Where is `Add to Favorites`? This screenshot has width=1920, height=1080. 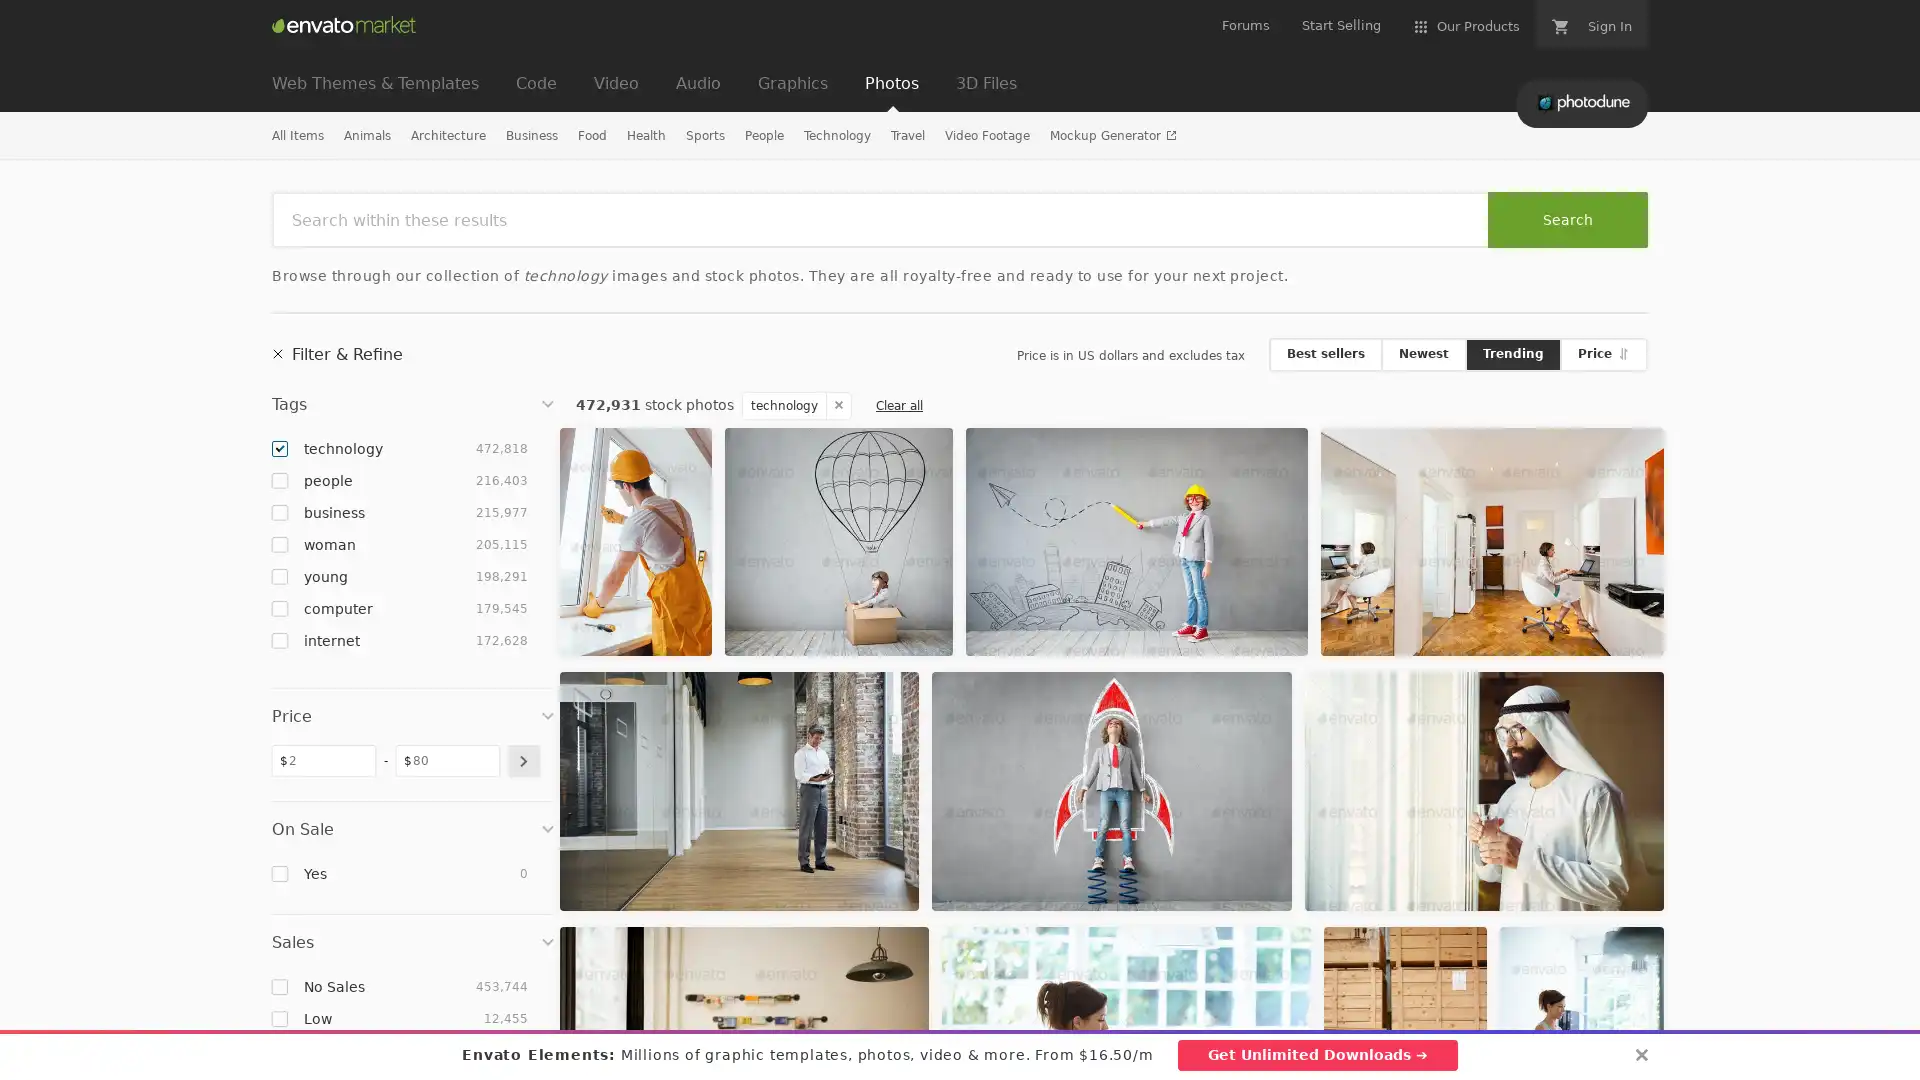
Add to Favorites is located at coordinates (1460, 951).